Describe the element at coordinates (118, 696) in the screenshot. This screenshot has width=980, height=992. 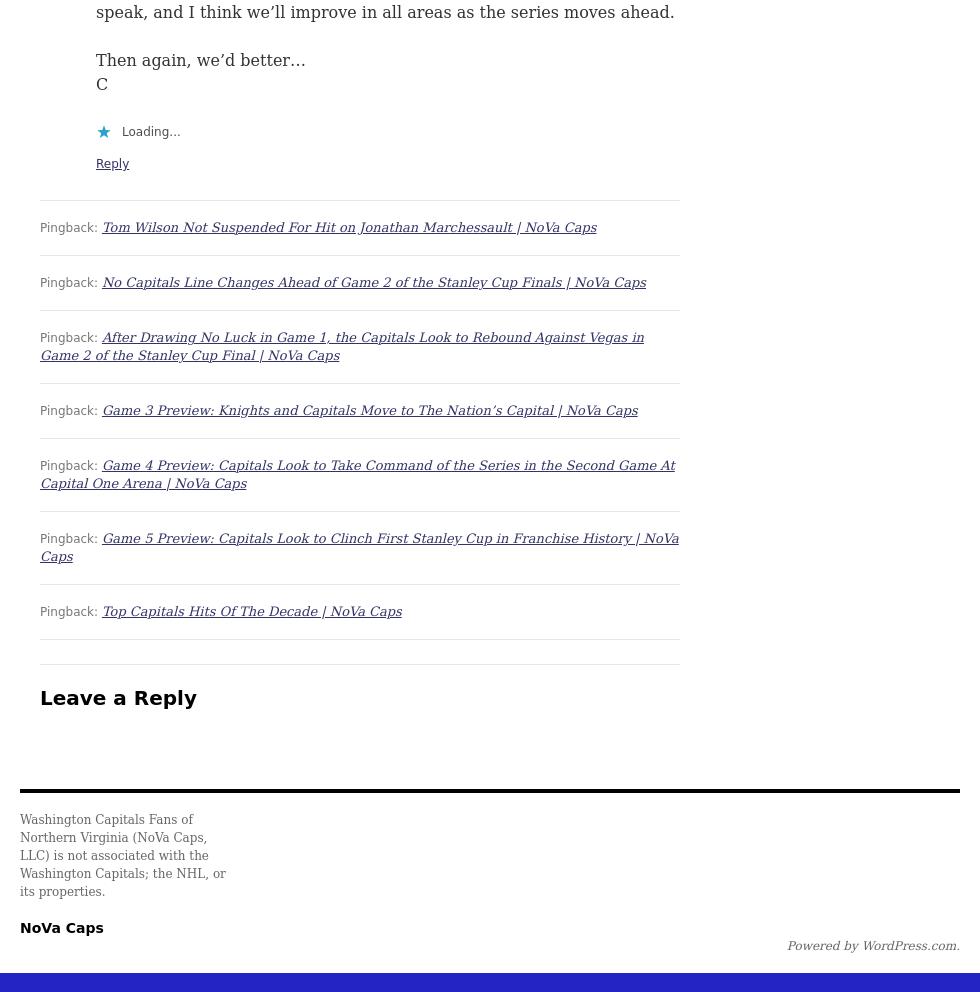
I see `'Leave a Reply'` at that location.